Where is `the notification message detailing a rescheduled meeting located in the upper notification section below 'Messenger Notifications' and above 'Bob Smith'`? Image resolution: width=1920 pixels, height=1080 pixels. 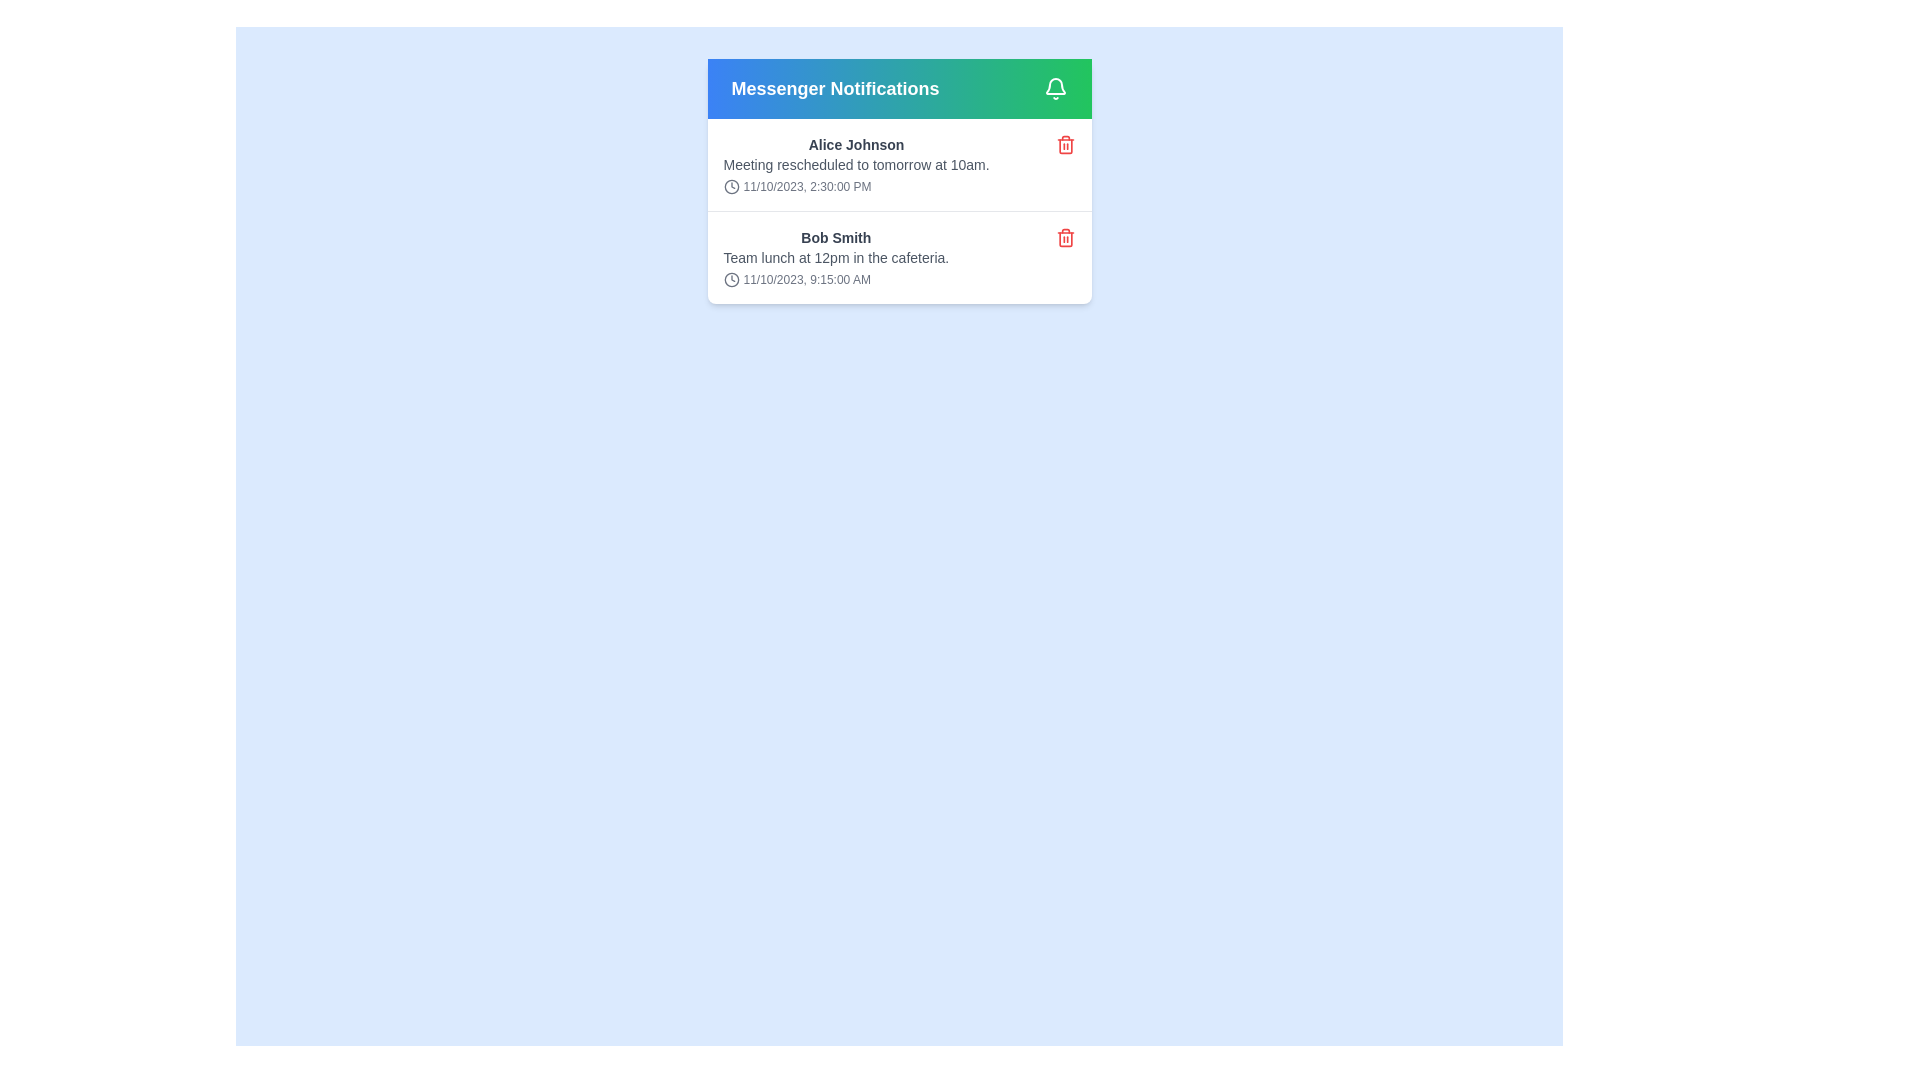
the notification message detailing a rescheduled meeting located in the upper notification section below 'Messenger Notifications' and above 'Bob Smith' is located at coordinates (856, 164).